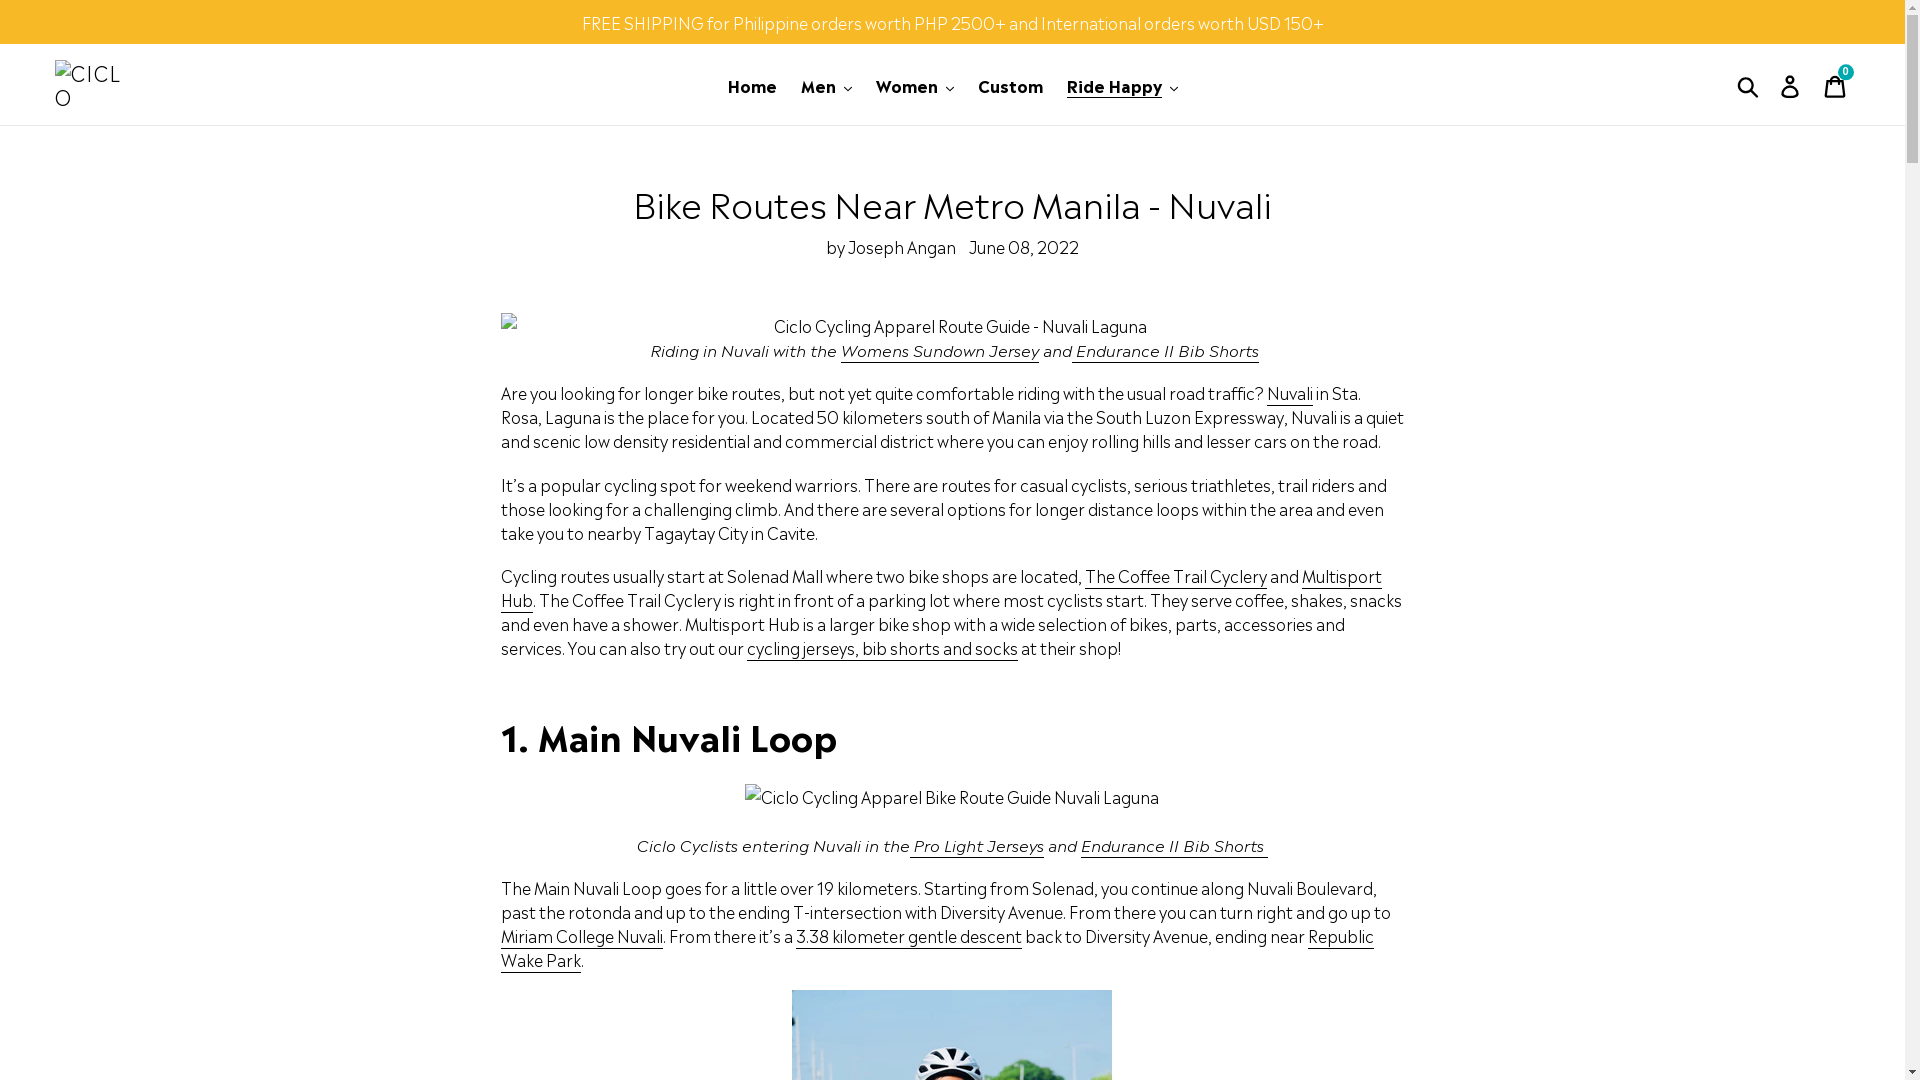  Describe the element at coordinates (1748, 83) in the screenshot. I see `'Submit'` at that location.